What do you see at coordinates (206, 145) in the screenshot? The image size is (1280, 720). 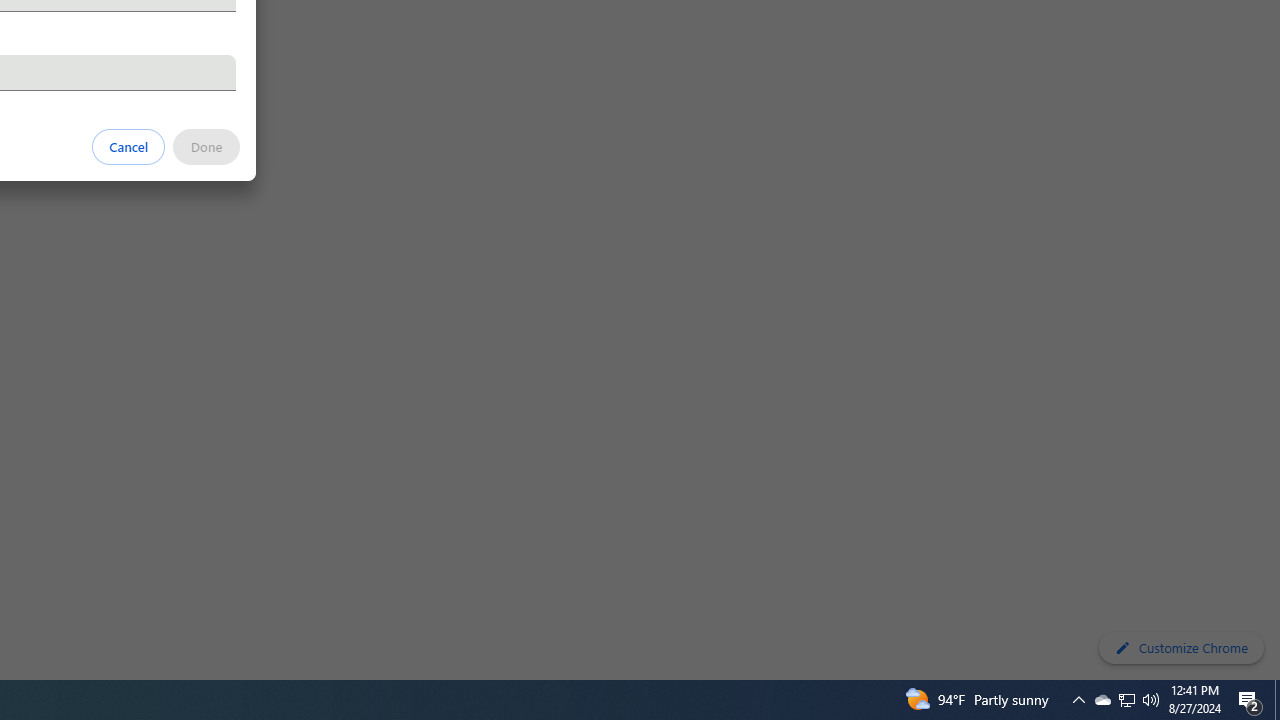 I see `'Done'` at bounding box center [206, 145].